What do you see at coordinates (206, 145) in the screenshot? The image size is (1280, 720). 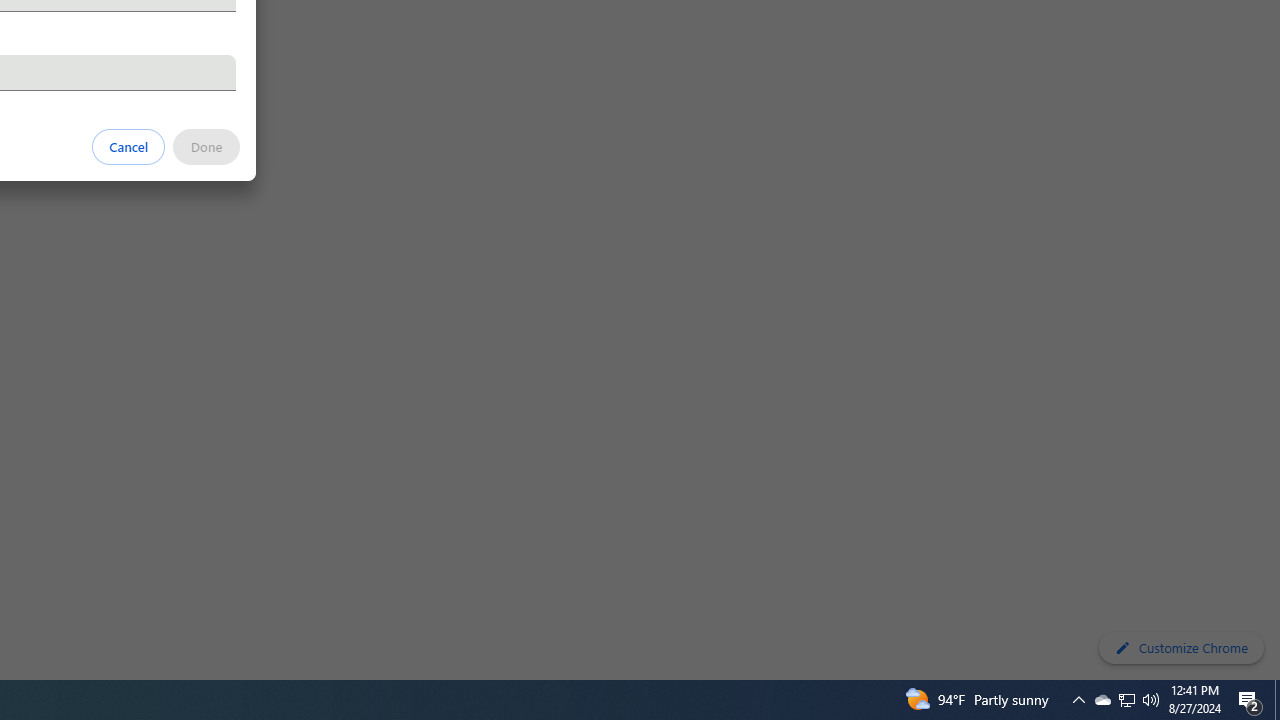 I see `'Done'` at bounding box center [206, 145].